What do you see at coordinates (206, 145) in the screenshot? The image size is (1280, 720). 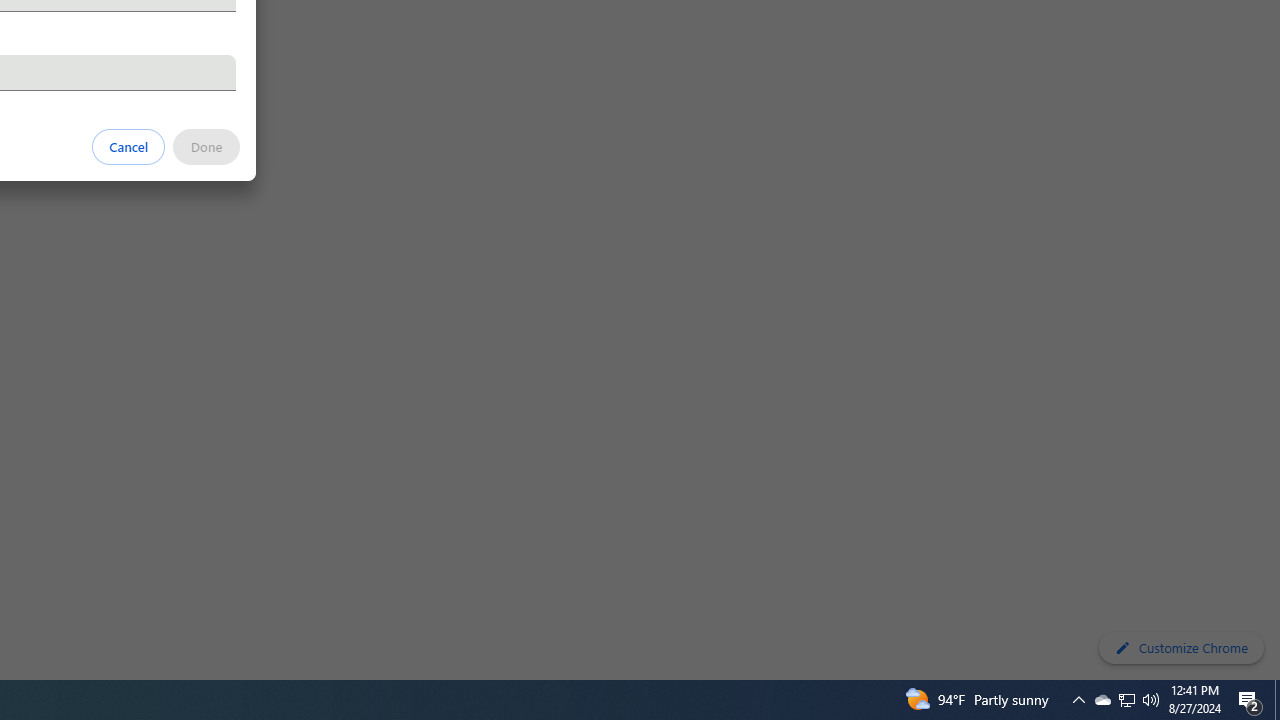 I see `'Done'` at bounding box center [206, 145].